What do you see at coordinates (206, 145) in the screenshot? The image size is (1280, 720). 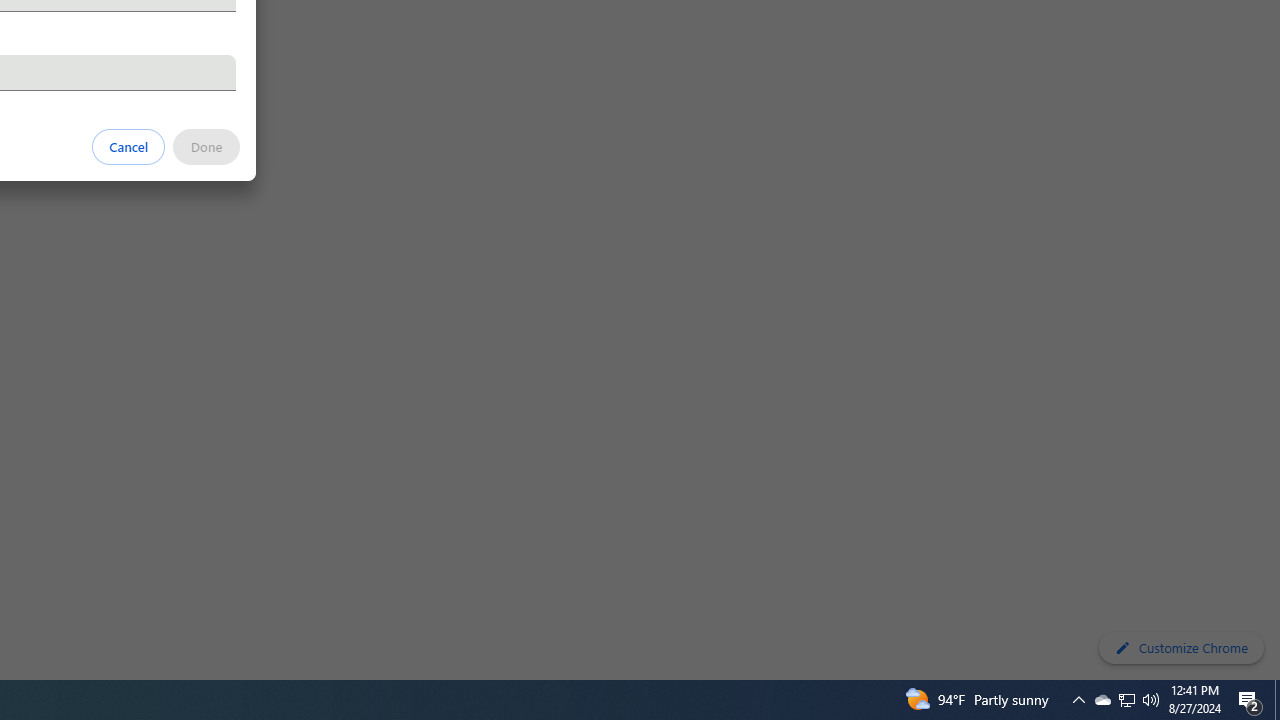 I see `'Done'` at bounding box center [206, 145].